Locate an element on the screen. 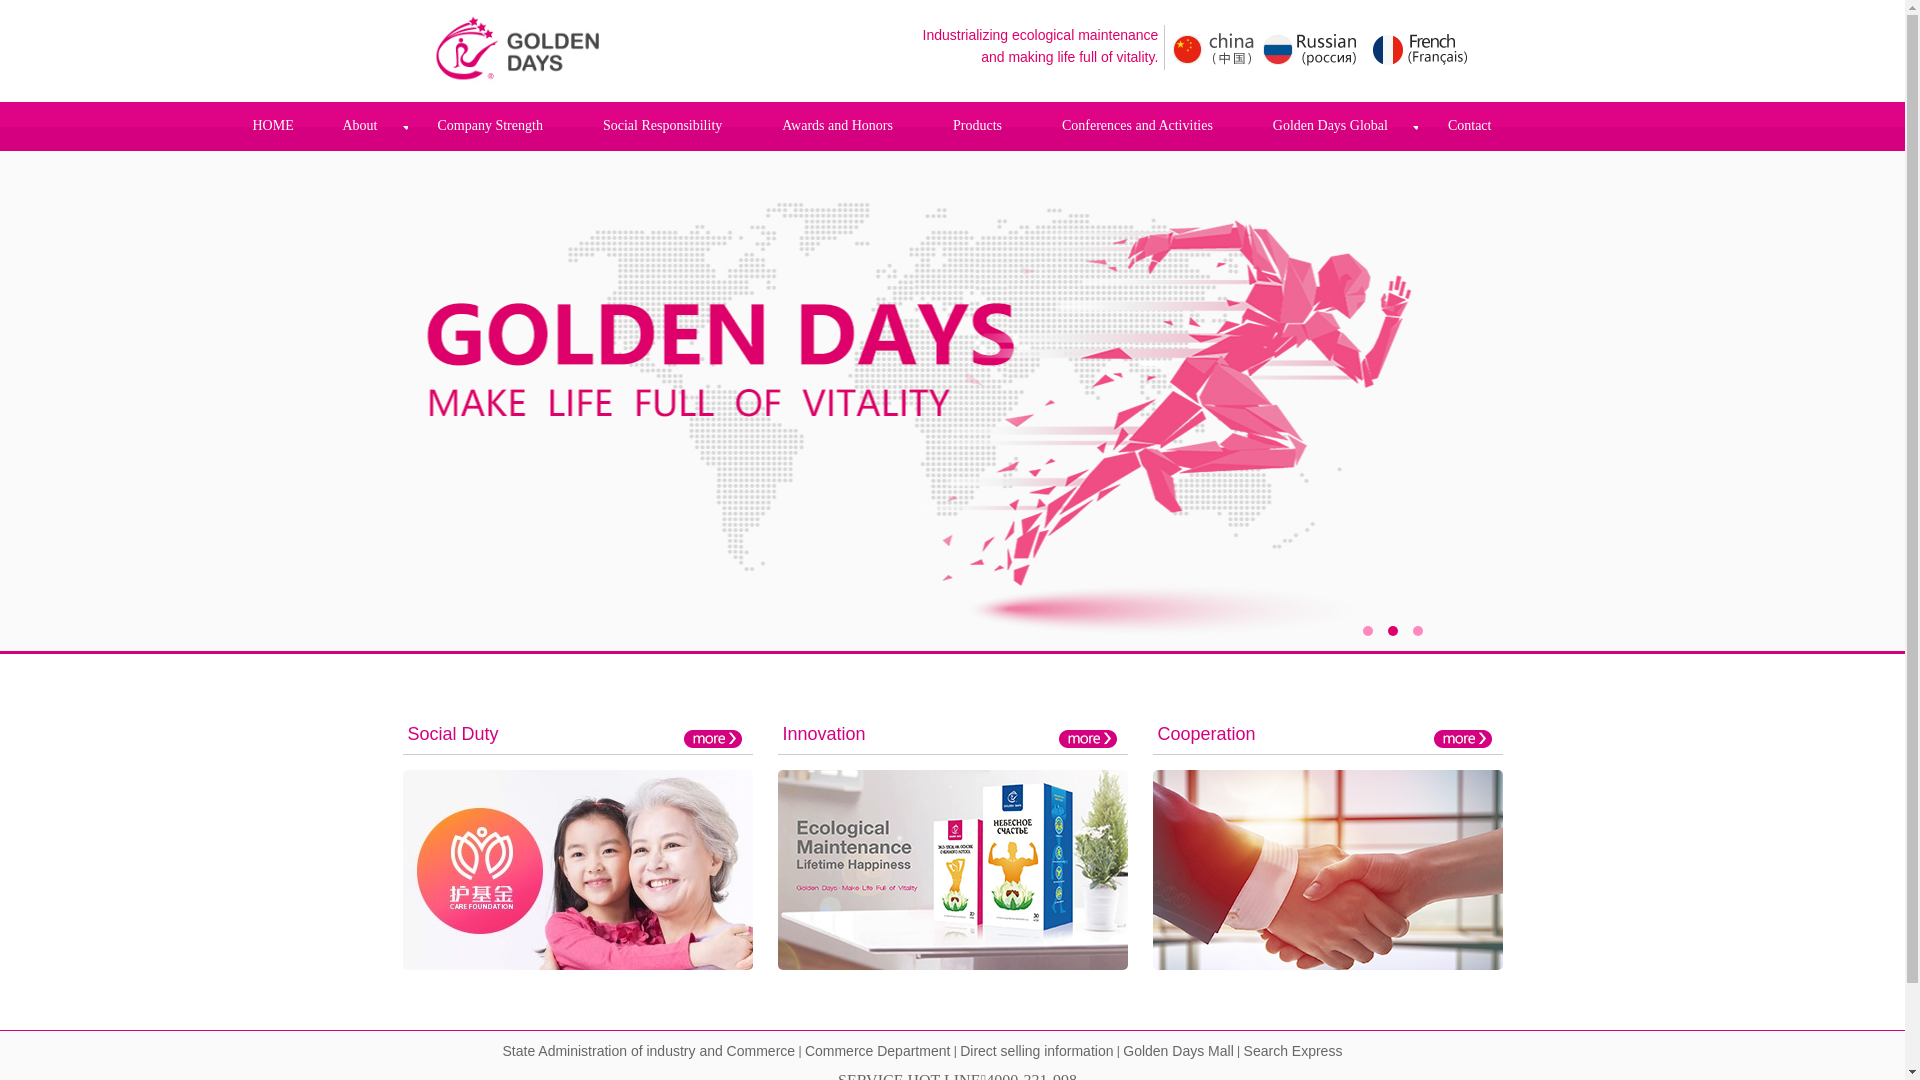 The height and width of the screenshot is (1080, 1920). 'Golden Days Mall' is located at coordinates (1178, 1051).